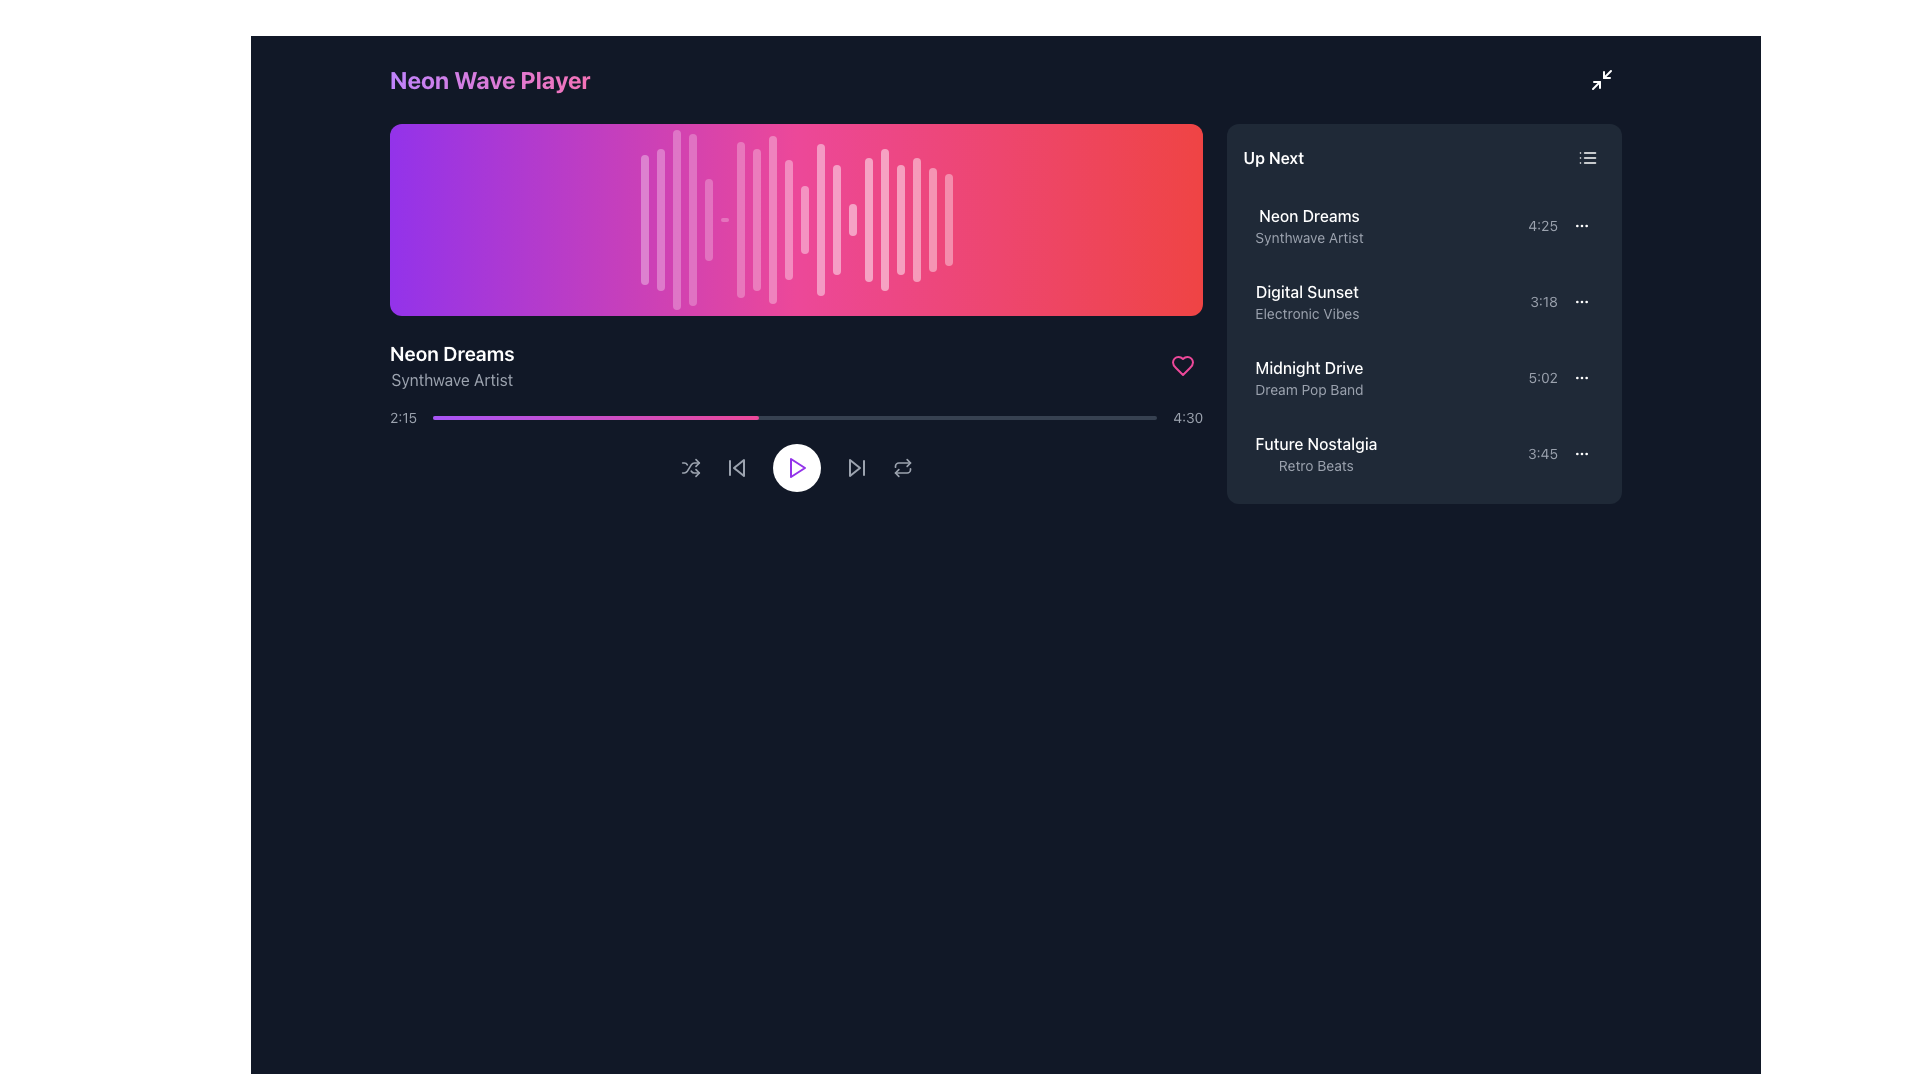 This screenshot has height=1080, width=1920. What do you see at coordinates (1560, 378) in the screenshot?
I see `the interactive icon for additional song options, represented by three vertically aligned dots, located on the right side of the duration text '5:02' in the 'Up Next' playlist panel` at bounding box center [1560, 378].